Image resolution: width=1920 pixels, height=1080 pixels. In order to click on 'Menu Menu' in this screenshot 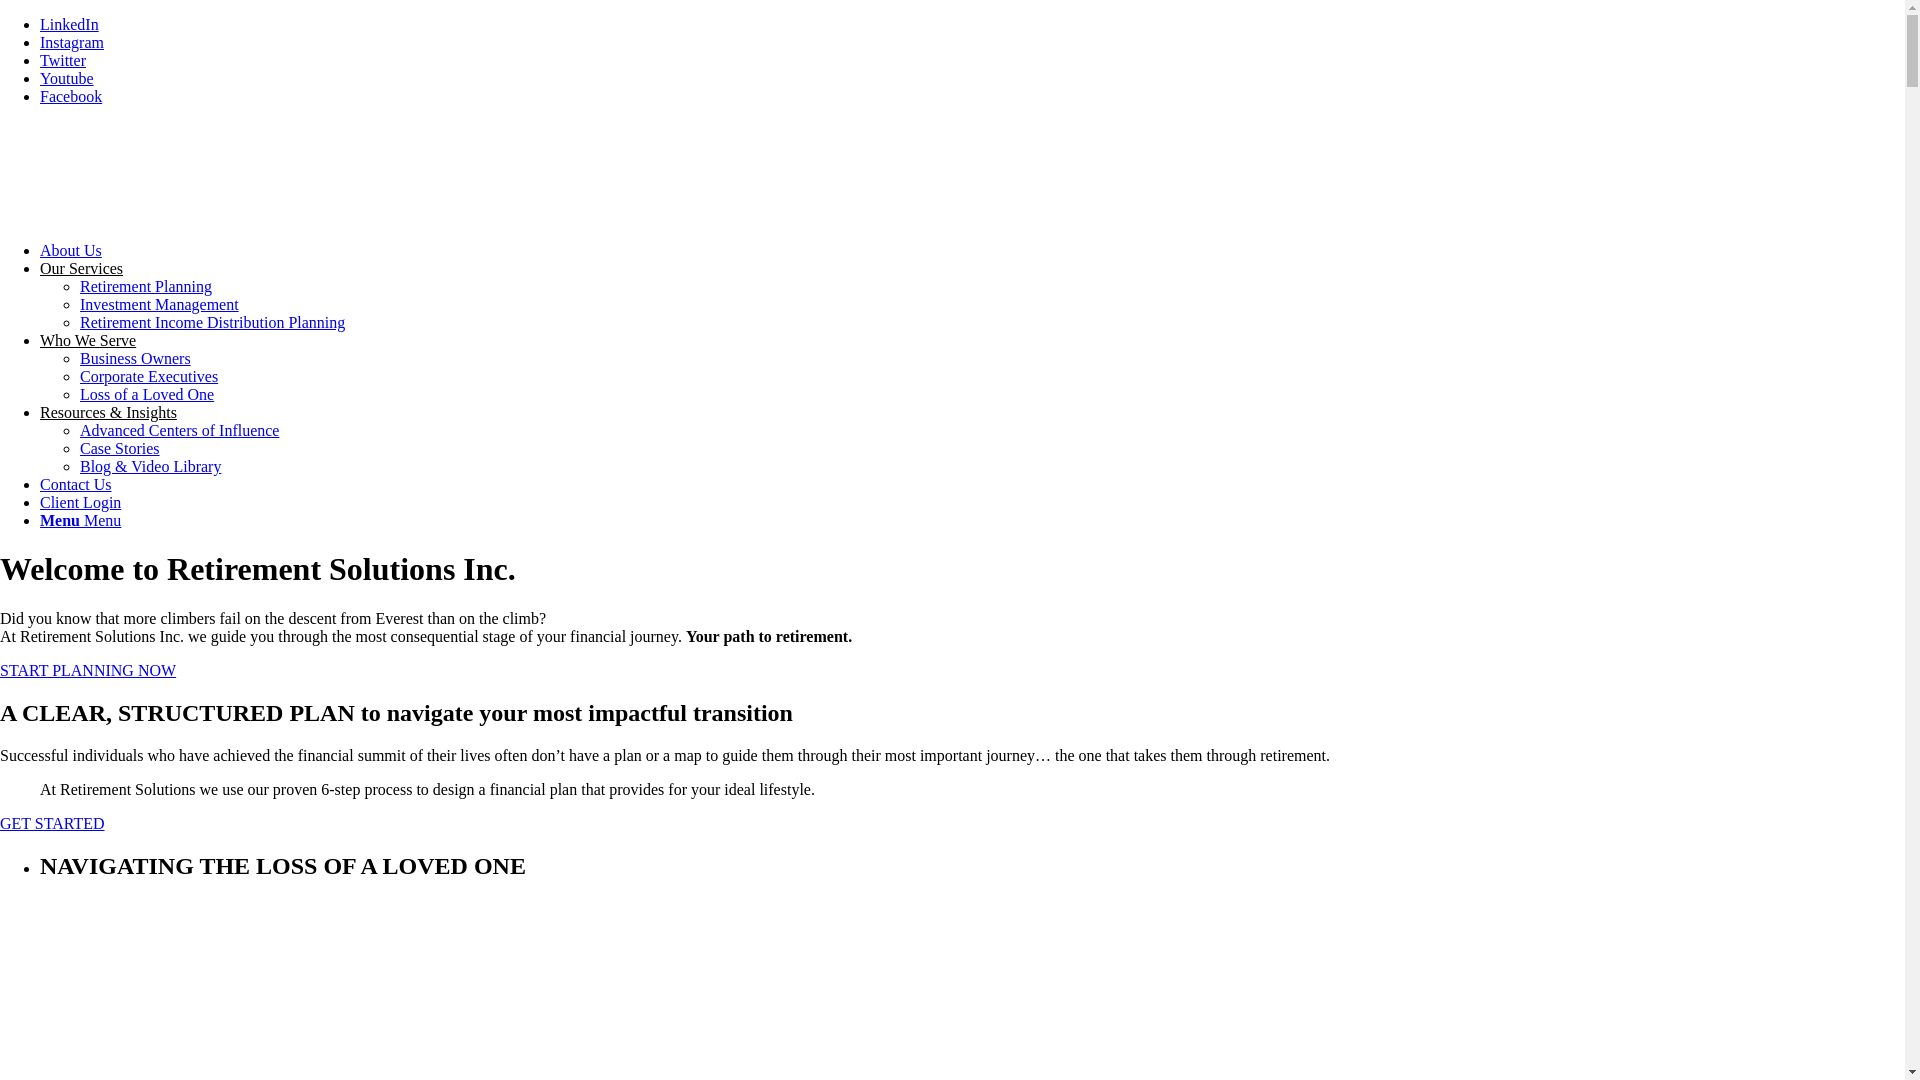, I will do `click(80, 519)`.